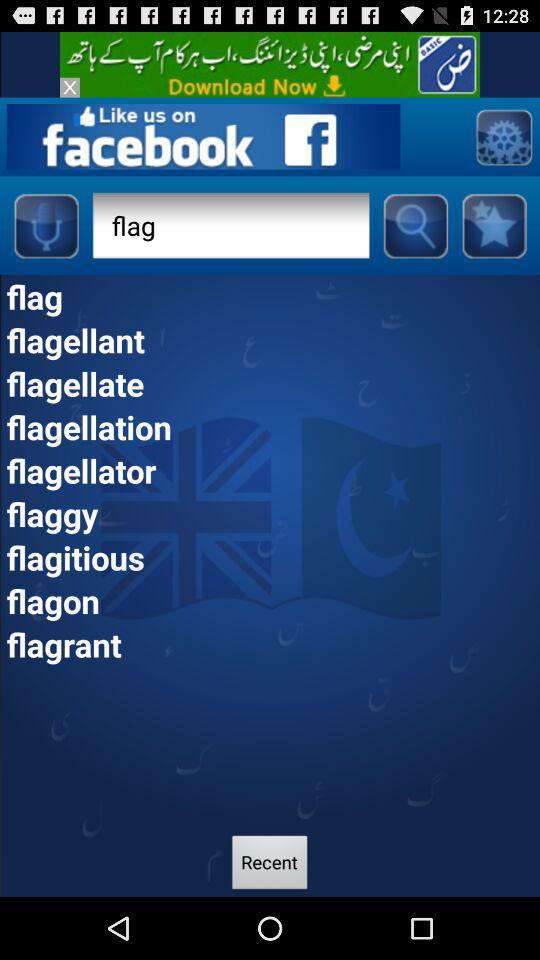 The width and height of the screenshot is (540, 960). Describe the element at coordinates (414, 225) in the screenshot. I see `performs a search` at that location.